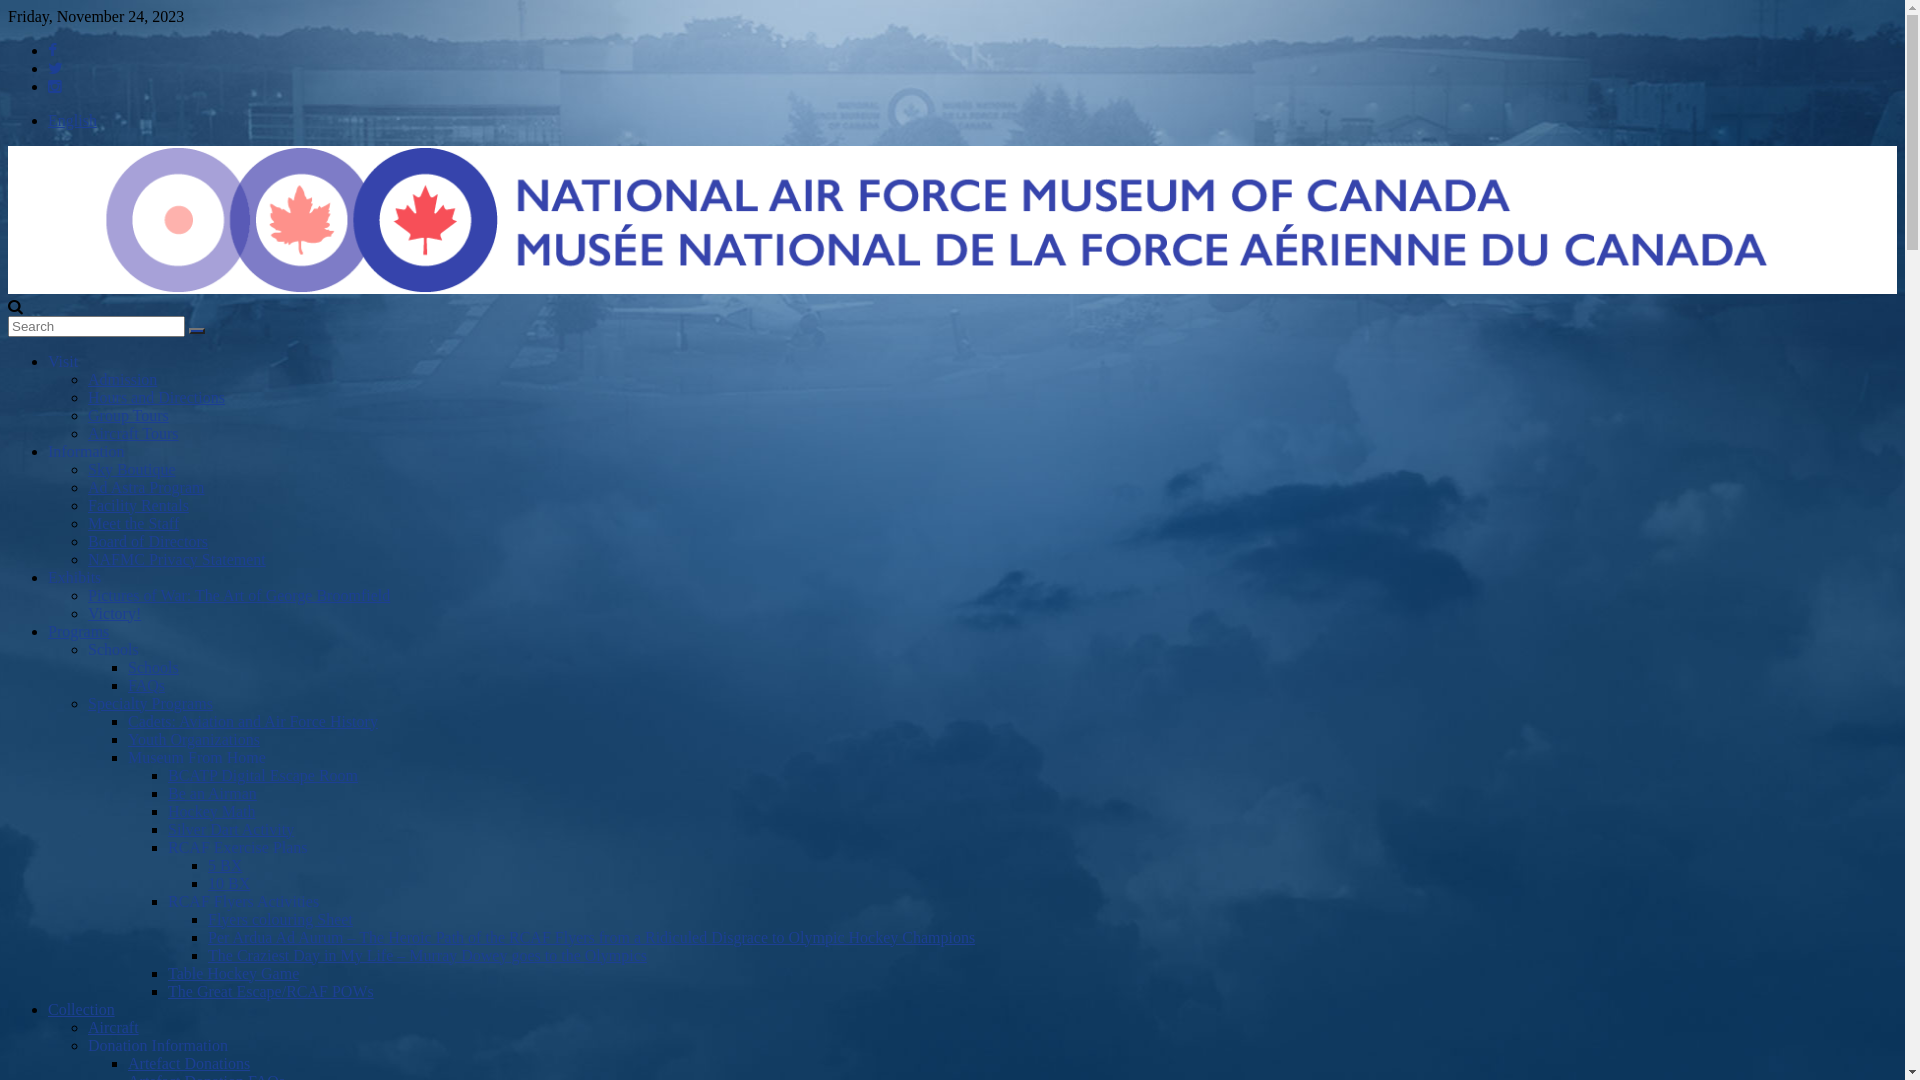  I want to click on 'Information', so click(85, 451).